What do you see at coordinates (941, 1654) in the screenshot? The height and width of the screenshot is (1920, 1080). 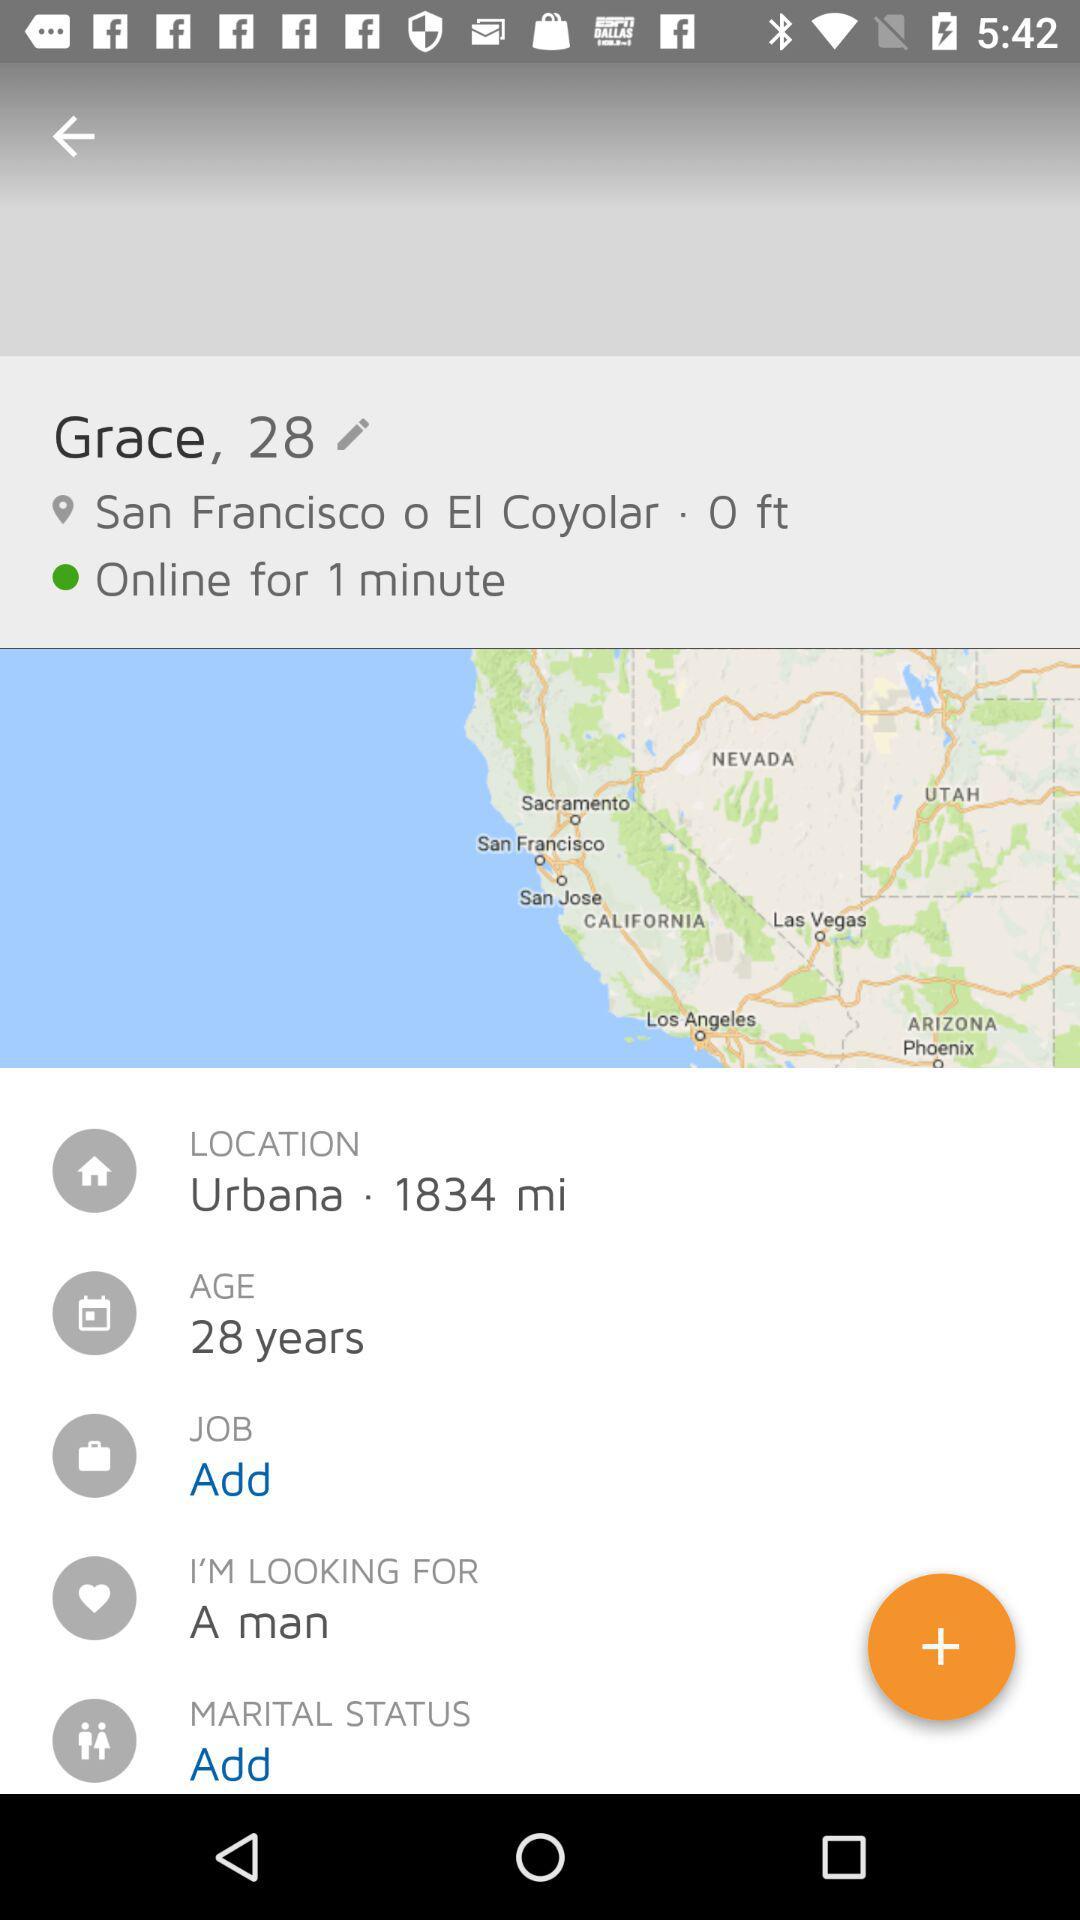 I see `the item at the bottom right corner` at bounding box center [941, 1654].